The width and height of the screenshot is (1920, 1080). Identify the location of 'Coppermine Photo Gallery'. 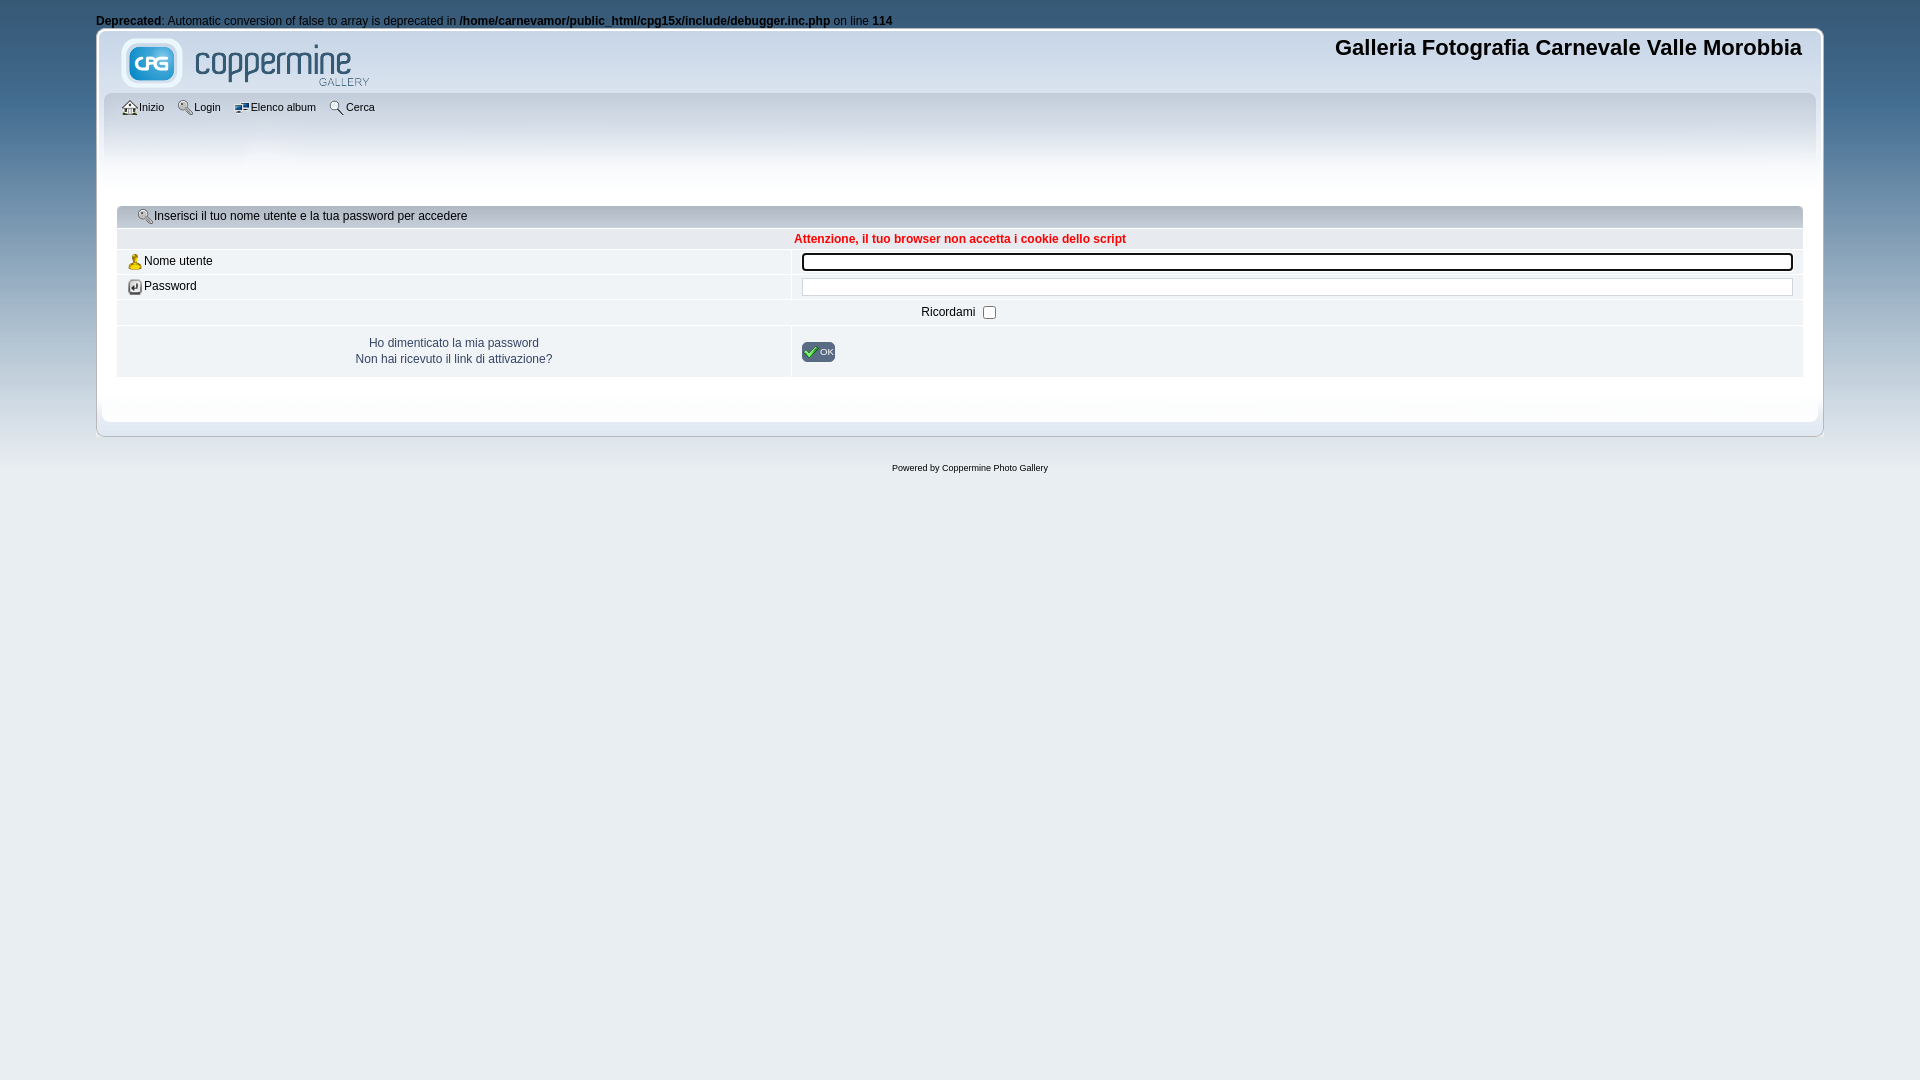
(994, 467).